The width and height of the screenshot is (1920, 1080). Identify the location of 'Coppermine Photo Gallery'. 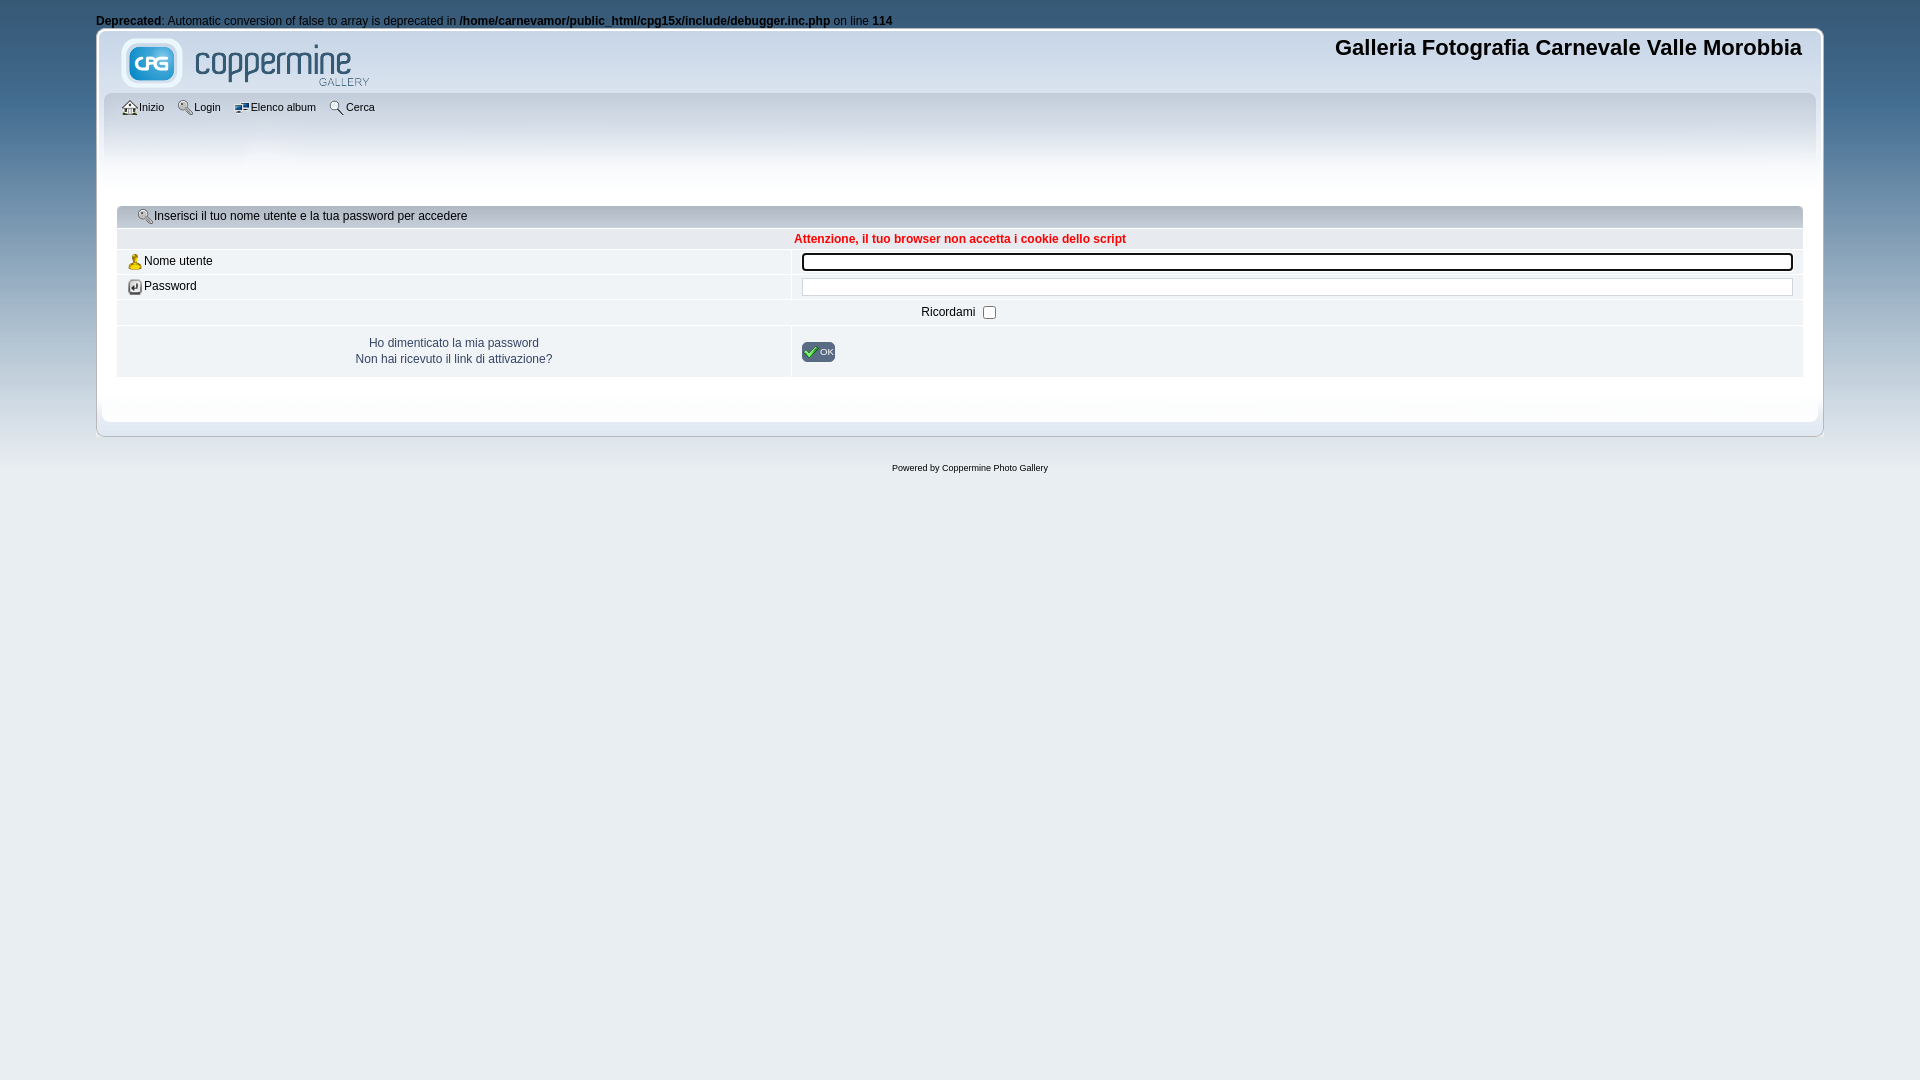
(994, 467).